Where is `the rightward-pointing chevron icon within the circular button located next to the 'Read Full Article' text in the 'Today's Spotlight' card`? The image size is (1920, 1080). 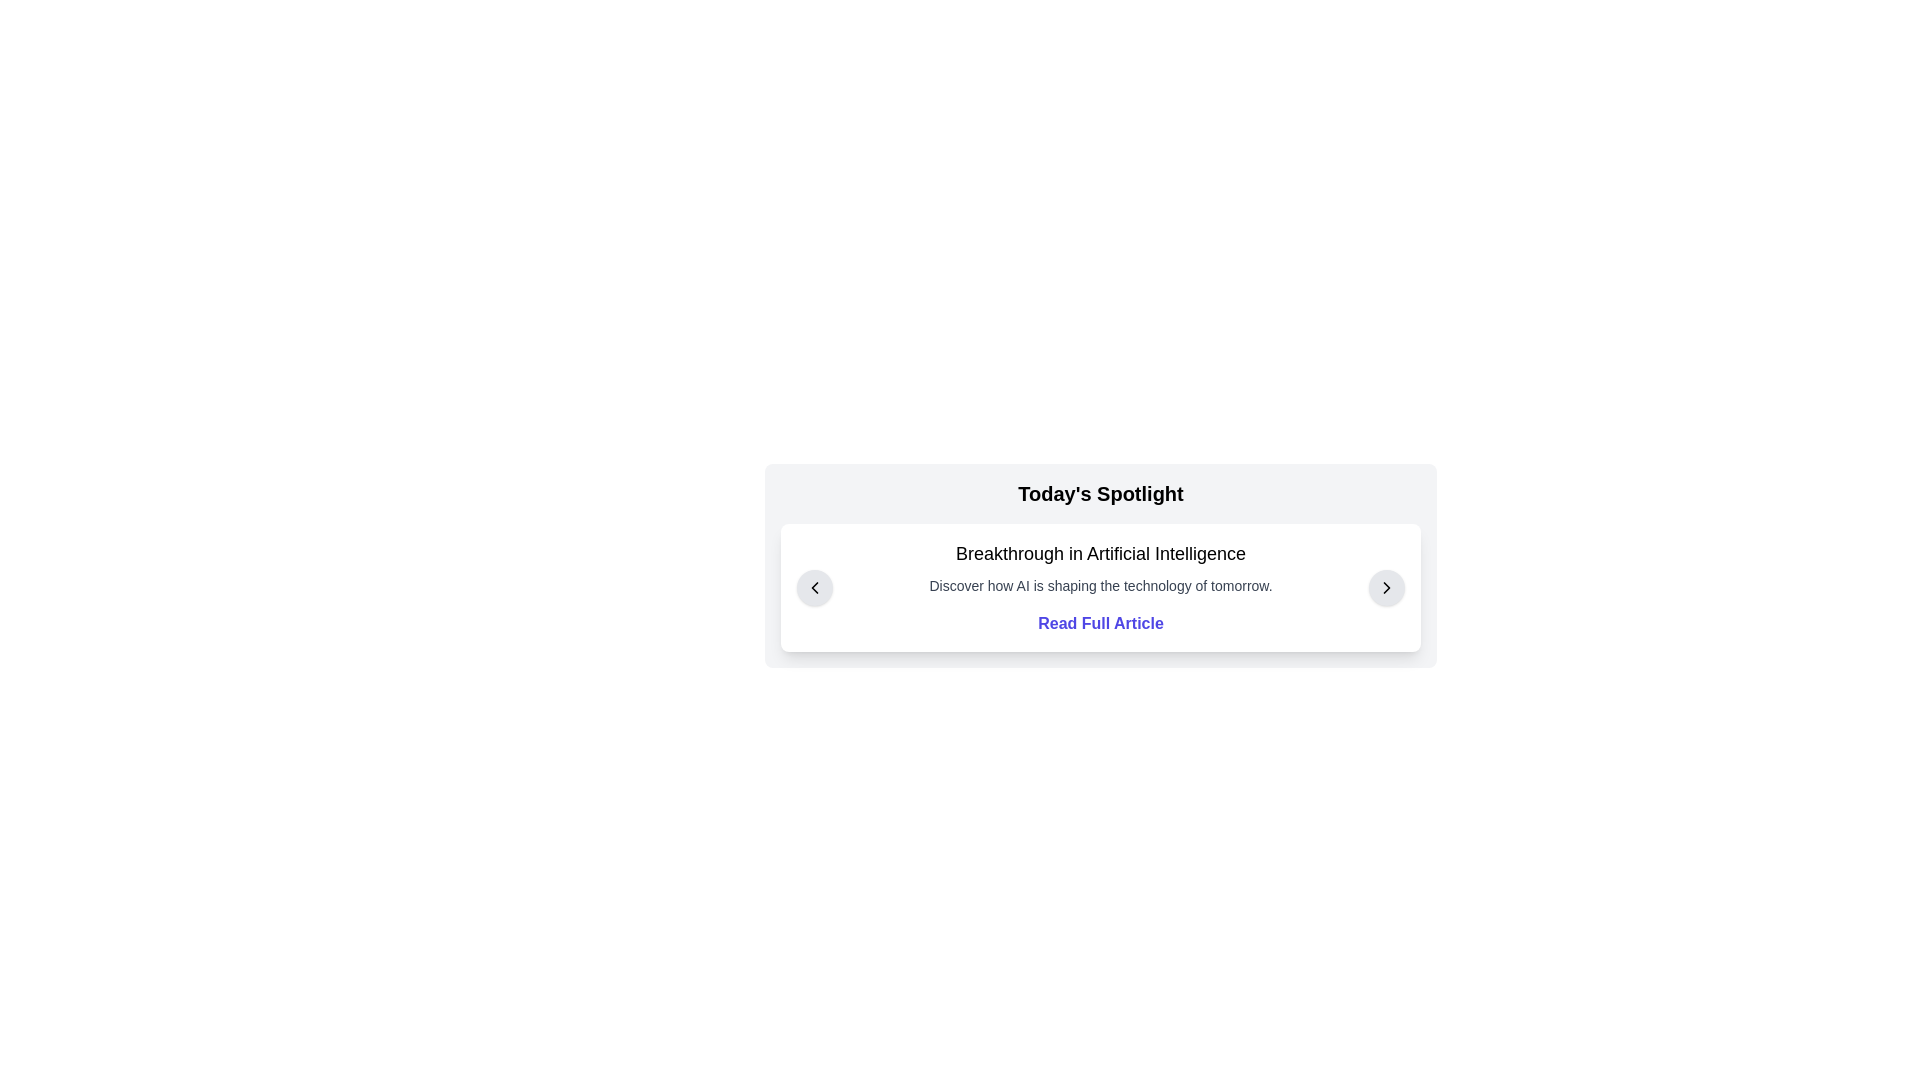 the rightward-pointing chevron icon within the circular button located next to the 'Read Full Article' text in the 'Today's Spotlight' card is located at coordinates (1386, 586).